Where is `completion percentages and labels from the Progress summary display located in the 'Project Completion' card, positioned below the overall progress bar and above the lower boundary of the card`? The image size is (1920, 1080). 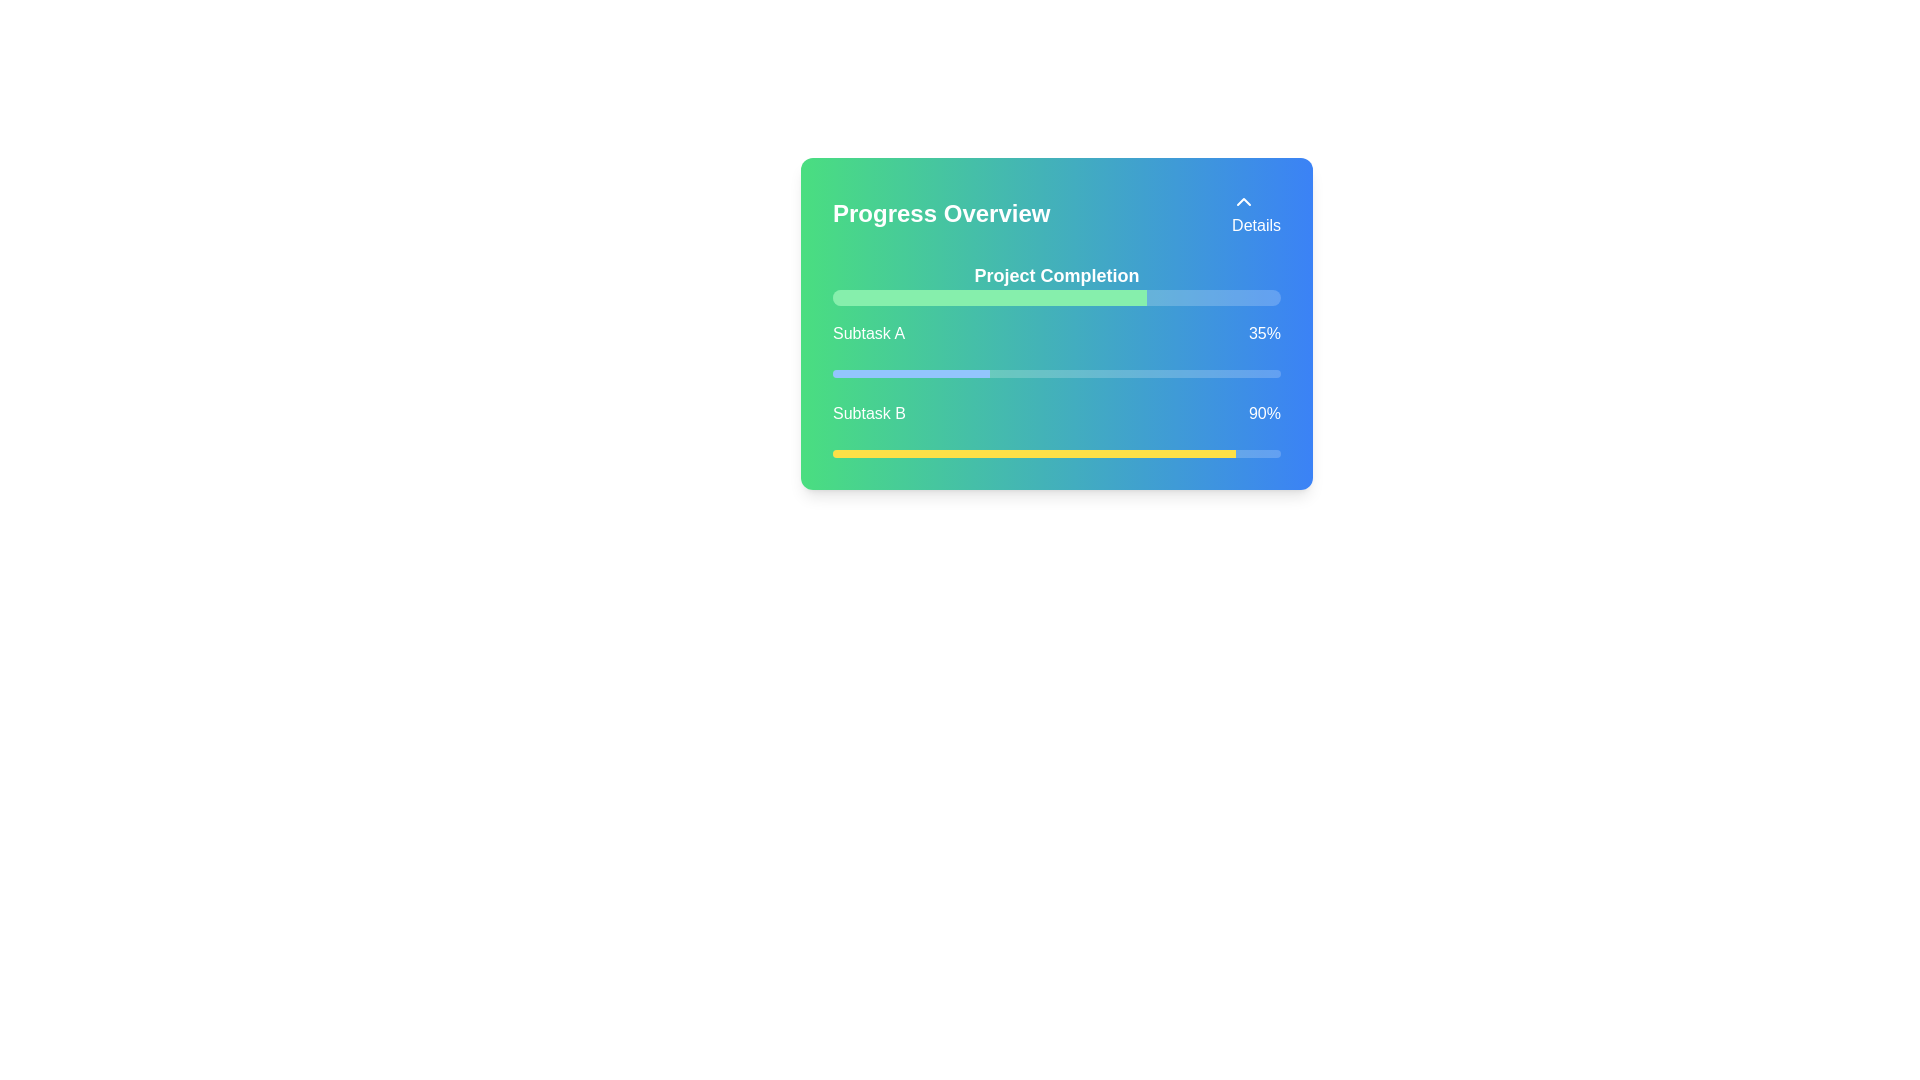 completion percentages and labels from the Progress summary display located in the 'Project Completion' card, positioned below the overall progress bar and above the lower boundary of the card is located at coordinates (1055, 389).